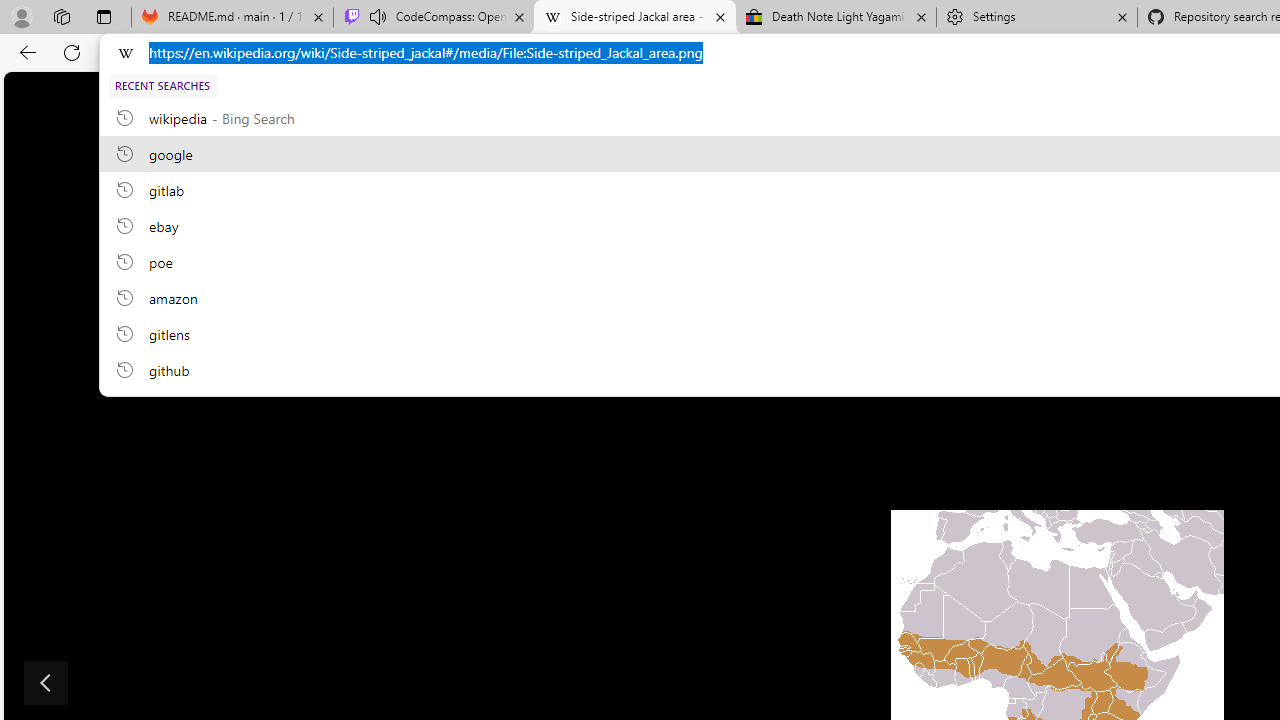  I want to click on 'Side-striped Jackal area - Side-striped jackal - Wikipedia', so click(633, 17).